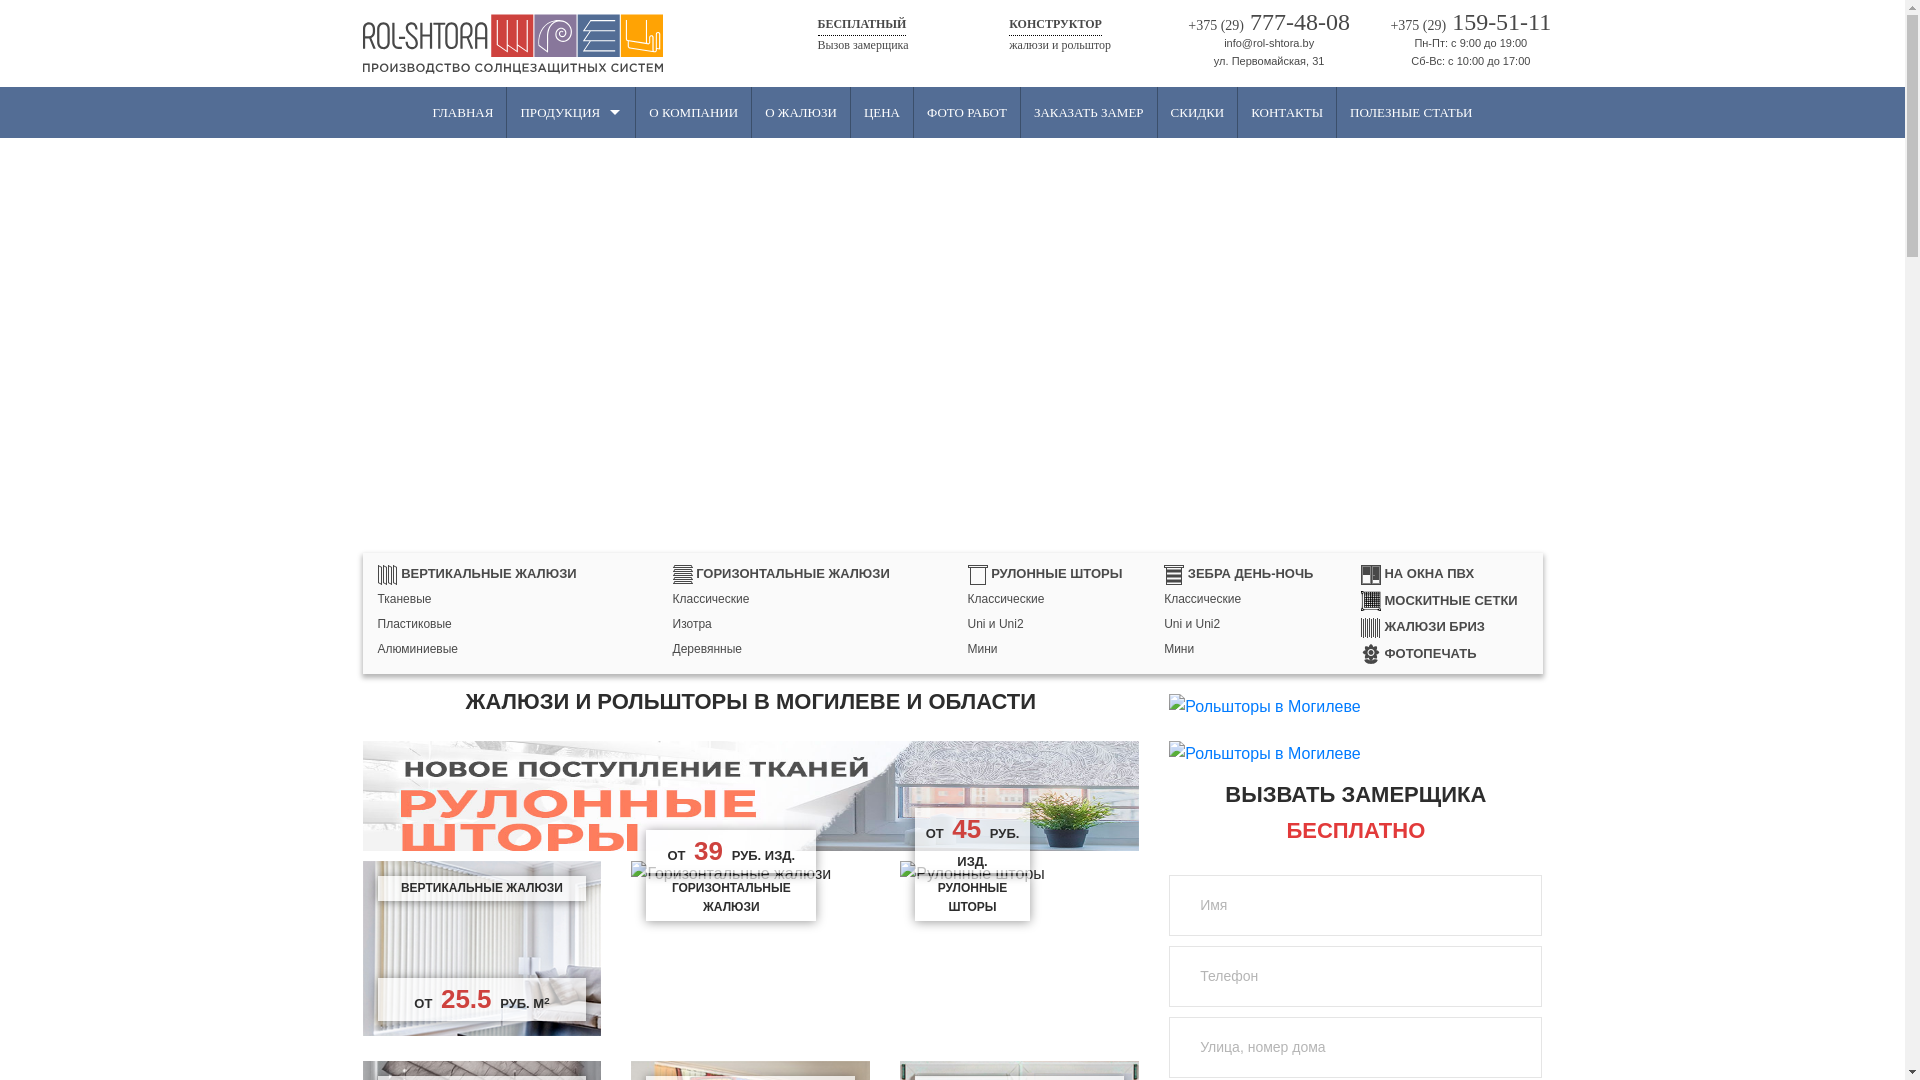  What do you see at coordinates (1470, 22) in the screenshot?
I see `'+375 (29) 159-51-11'` at bounding box center [1470, 22].